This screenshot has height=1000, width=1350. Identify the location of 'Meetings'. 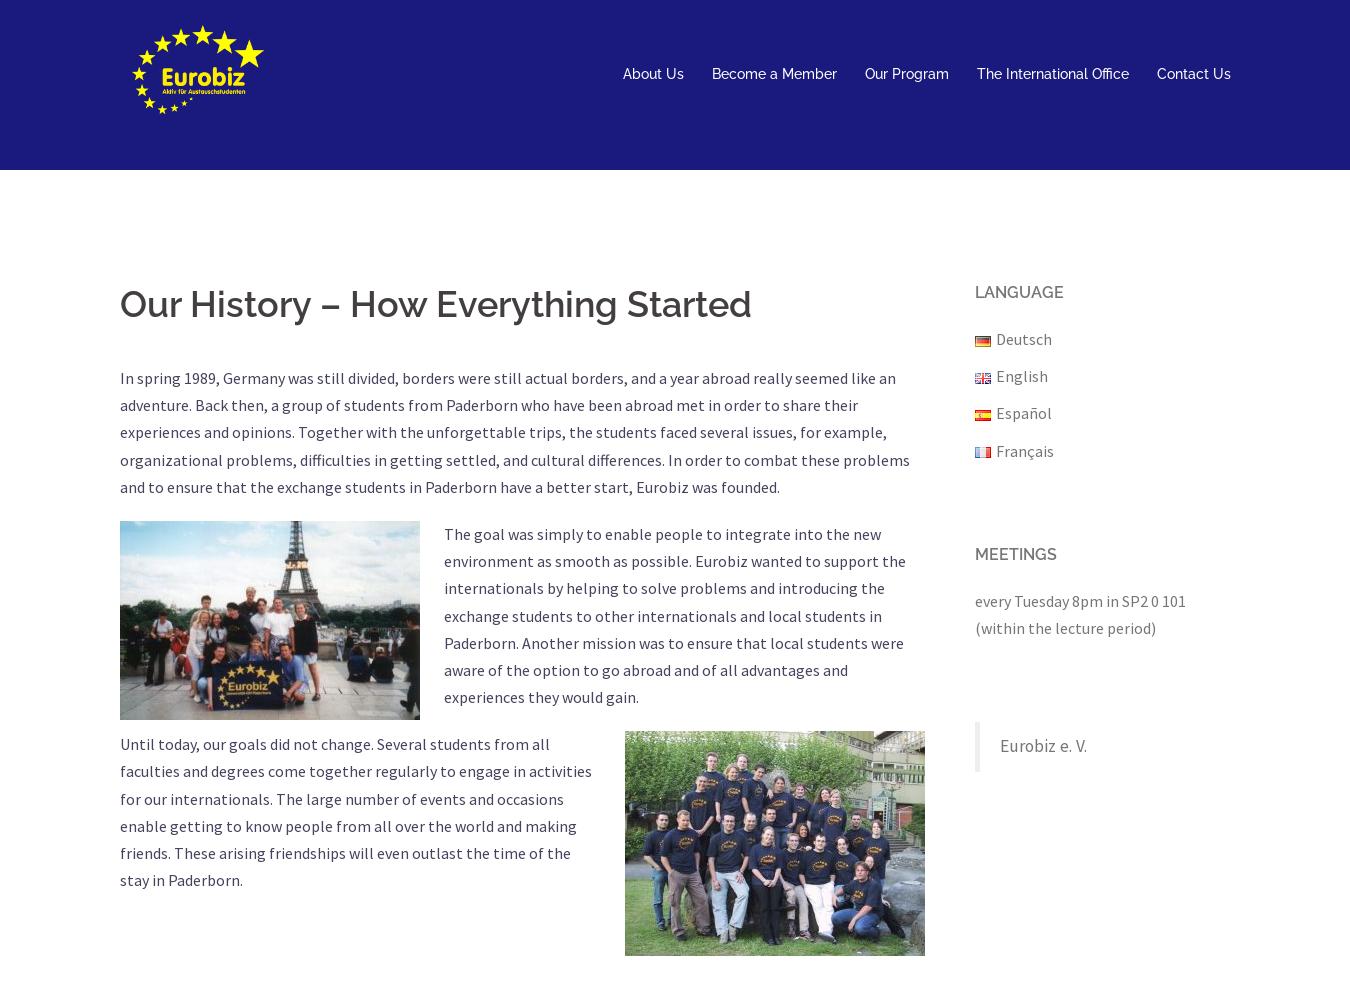
(1016, 553).